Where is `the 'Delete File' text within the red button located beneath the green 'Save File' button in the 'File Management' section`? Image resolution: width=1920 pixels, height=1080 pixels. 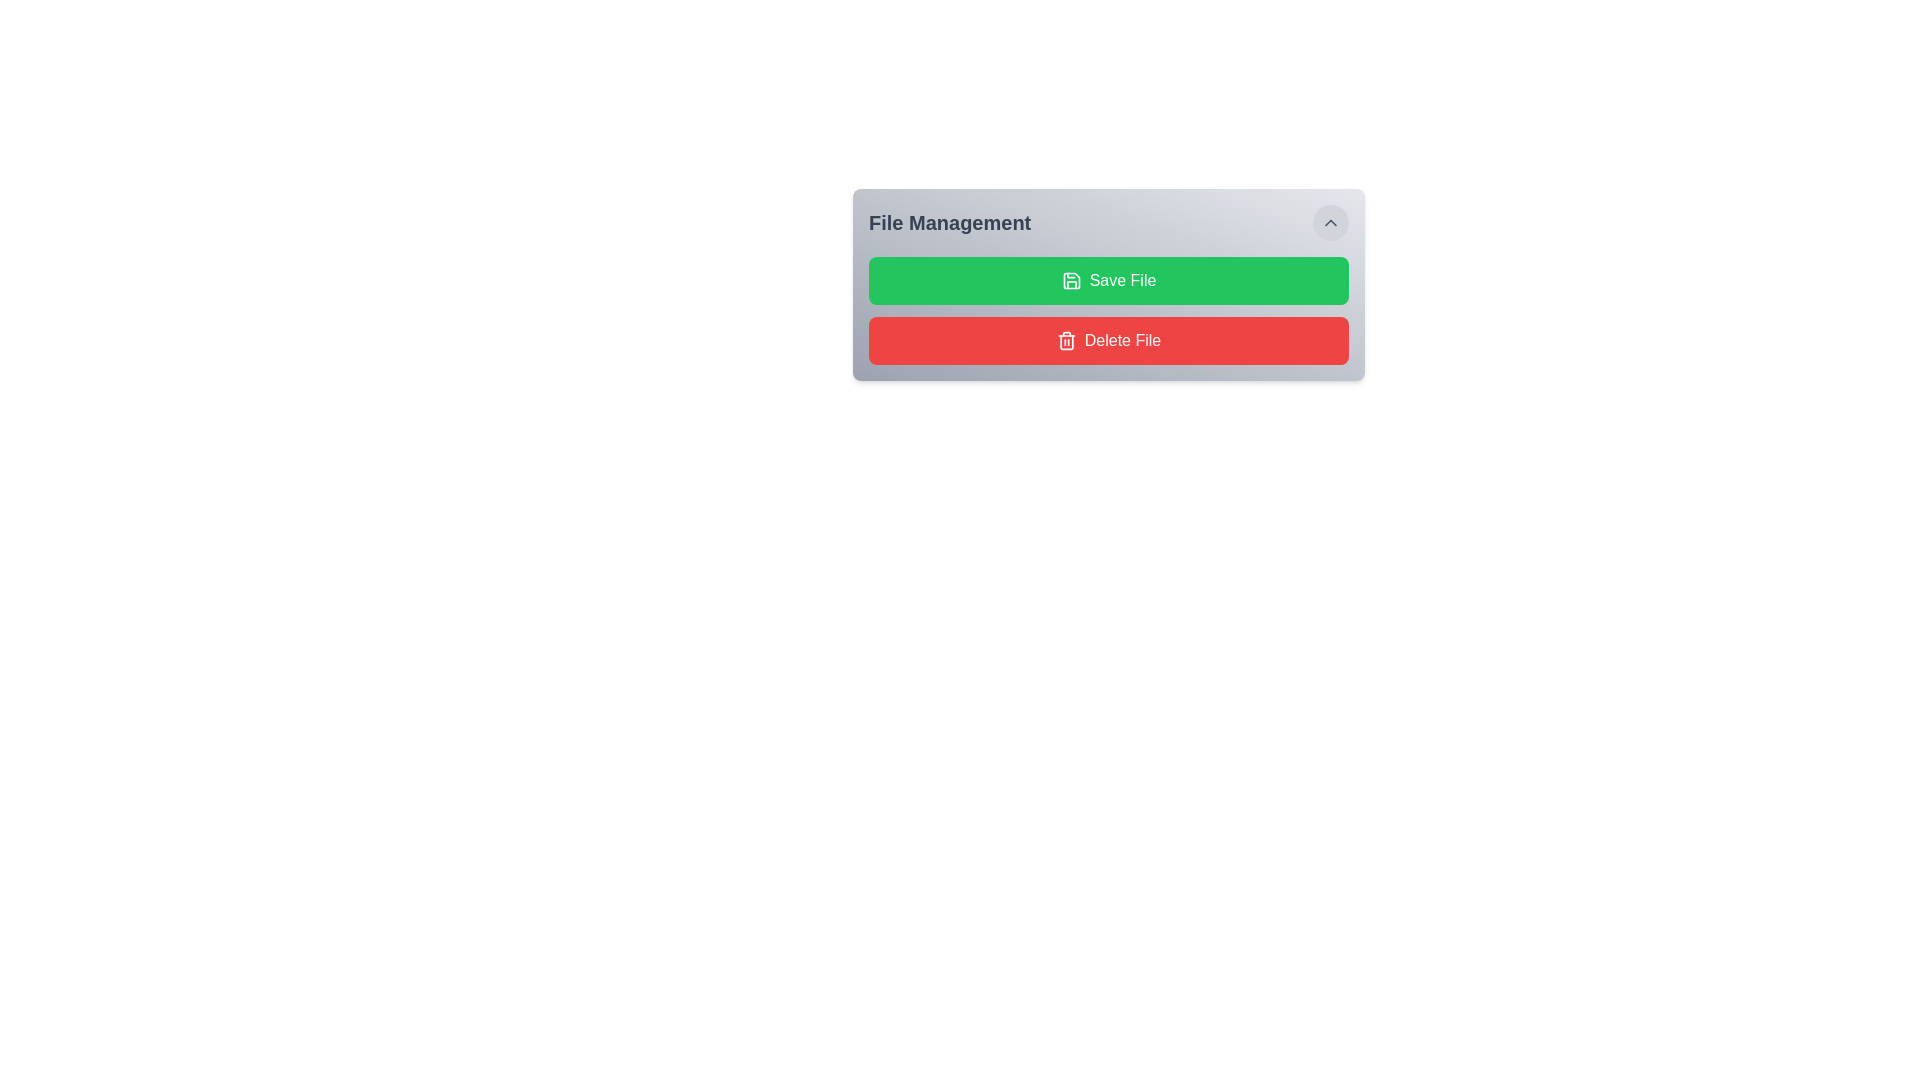 the 'Delete File' text within the red button located beneath the green 'Save File' button in the 'File Management' section is located at coordinates (1123, 339).